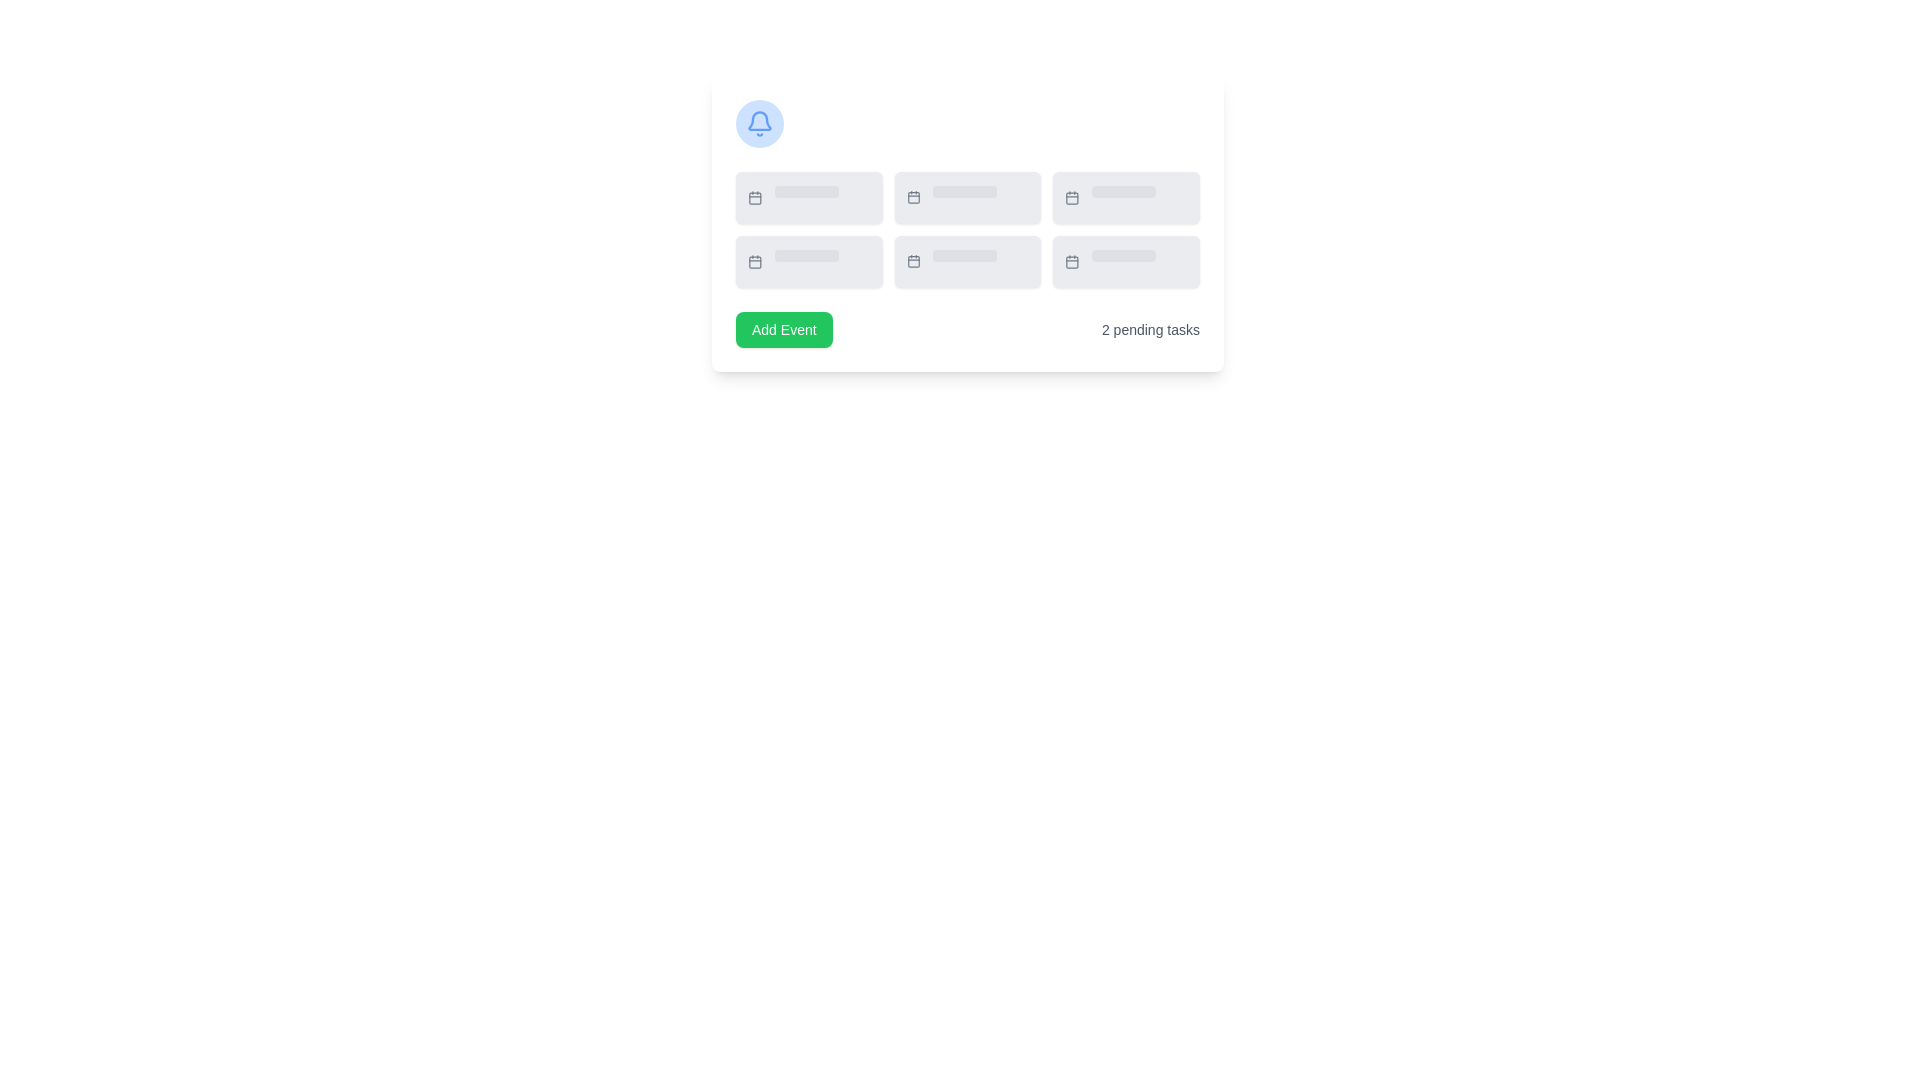 The width and height of the screenshot is (1920, 1080). I want to click on the non-interactive part of the calendar icon located at the upper portion of the interface, which serves as the main rectangular body of the calendar, so click(754, 198).